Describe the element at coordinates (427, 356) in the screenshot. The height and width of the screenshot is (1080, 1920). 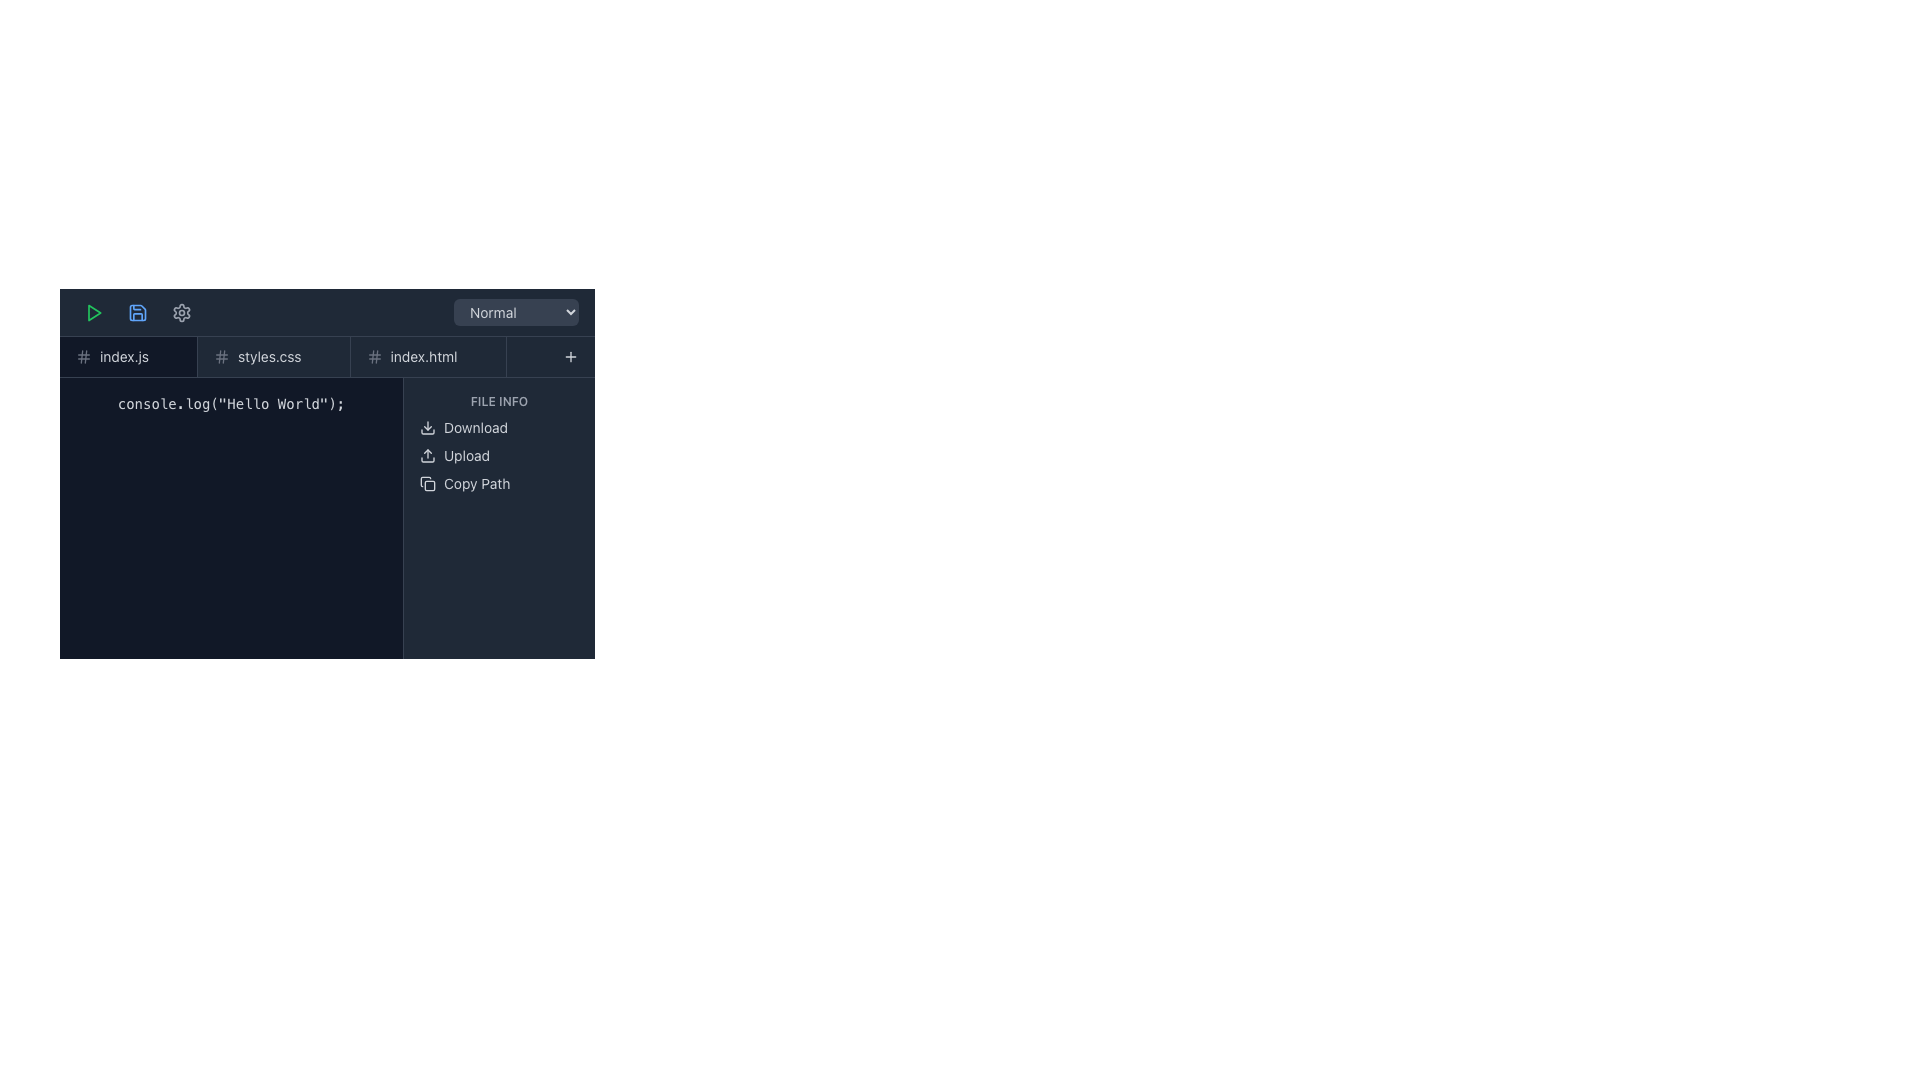
I see `the tab labeled 'index.html', which is the third option in the tab bar` at that location.